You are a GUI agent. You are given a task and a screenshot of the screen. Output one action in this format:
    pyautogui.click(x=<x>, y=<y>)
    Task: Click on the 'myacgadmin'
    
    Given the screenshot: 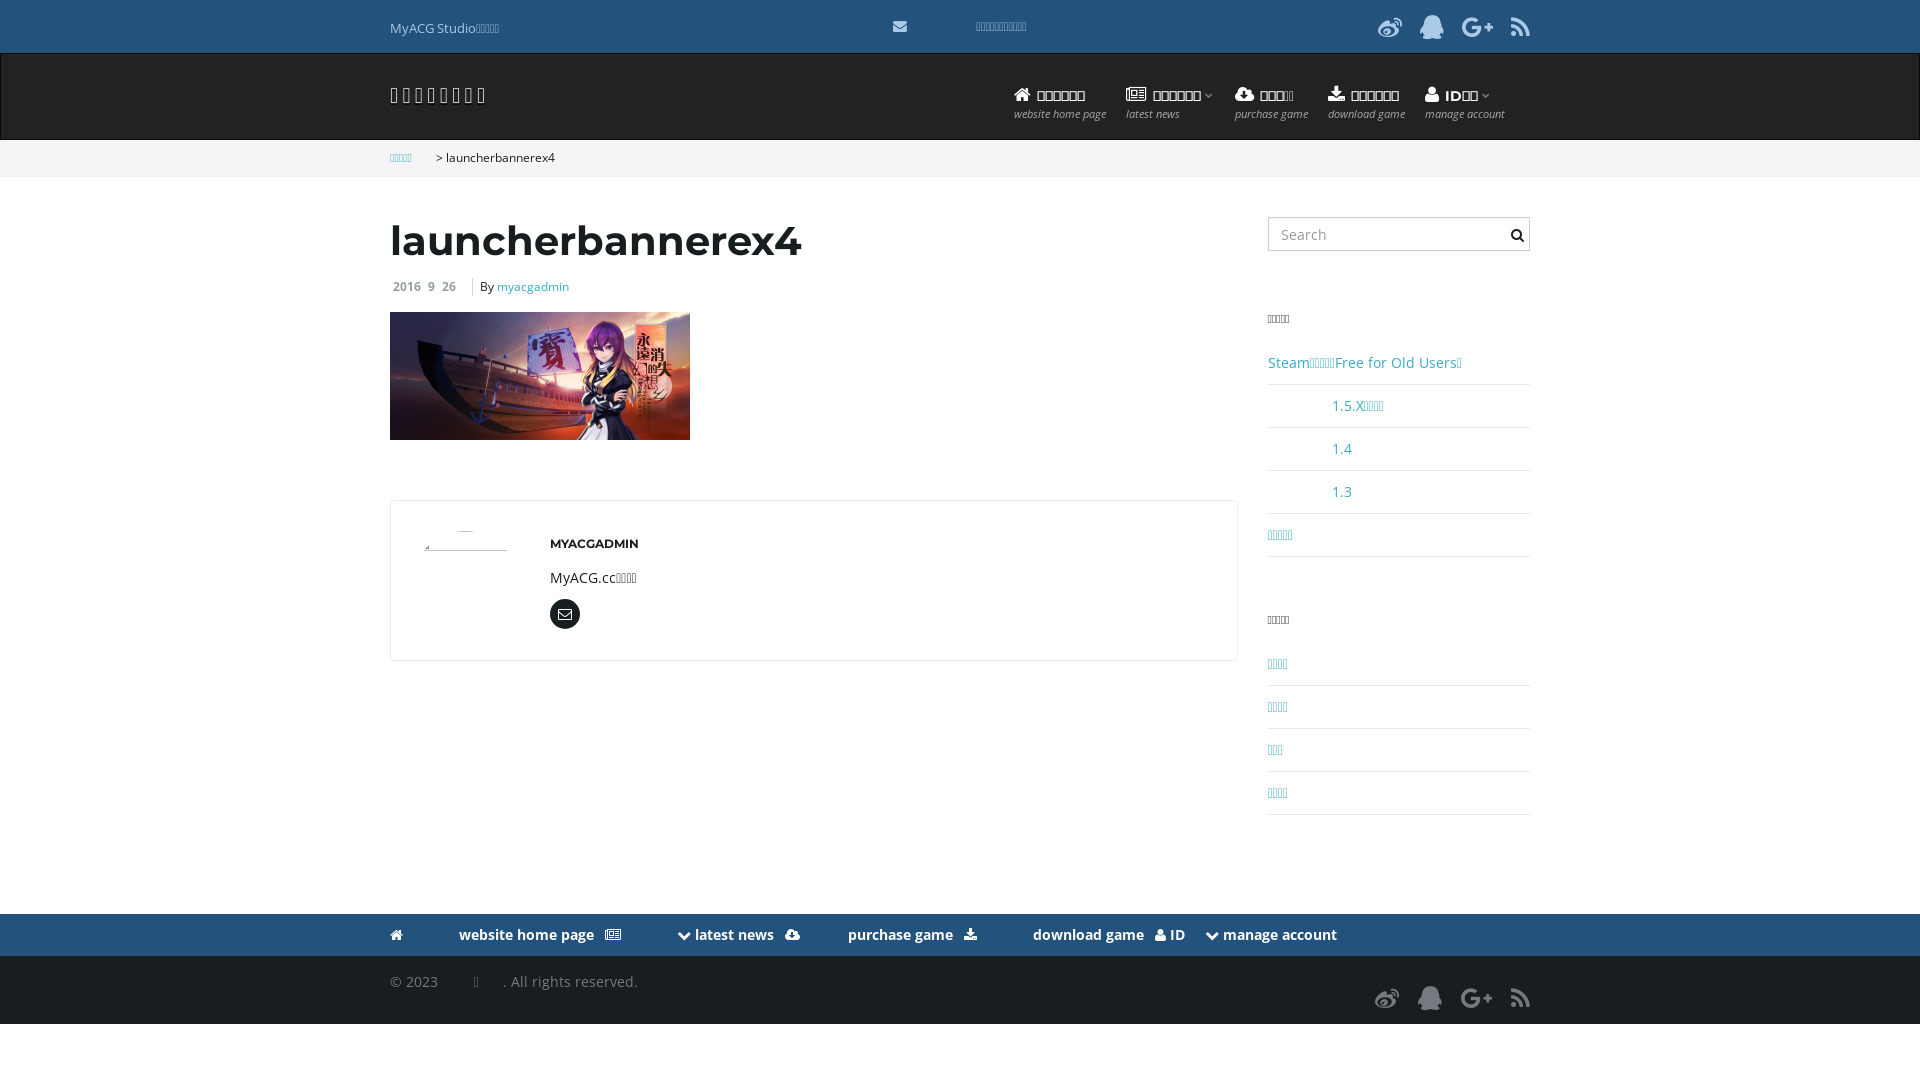 What is the action you would take?
    pyautogui.click(x=532, y=286)
    